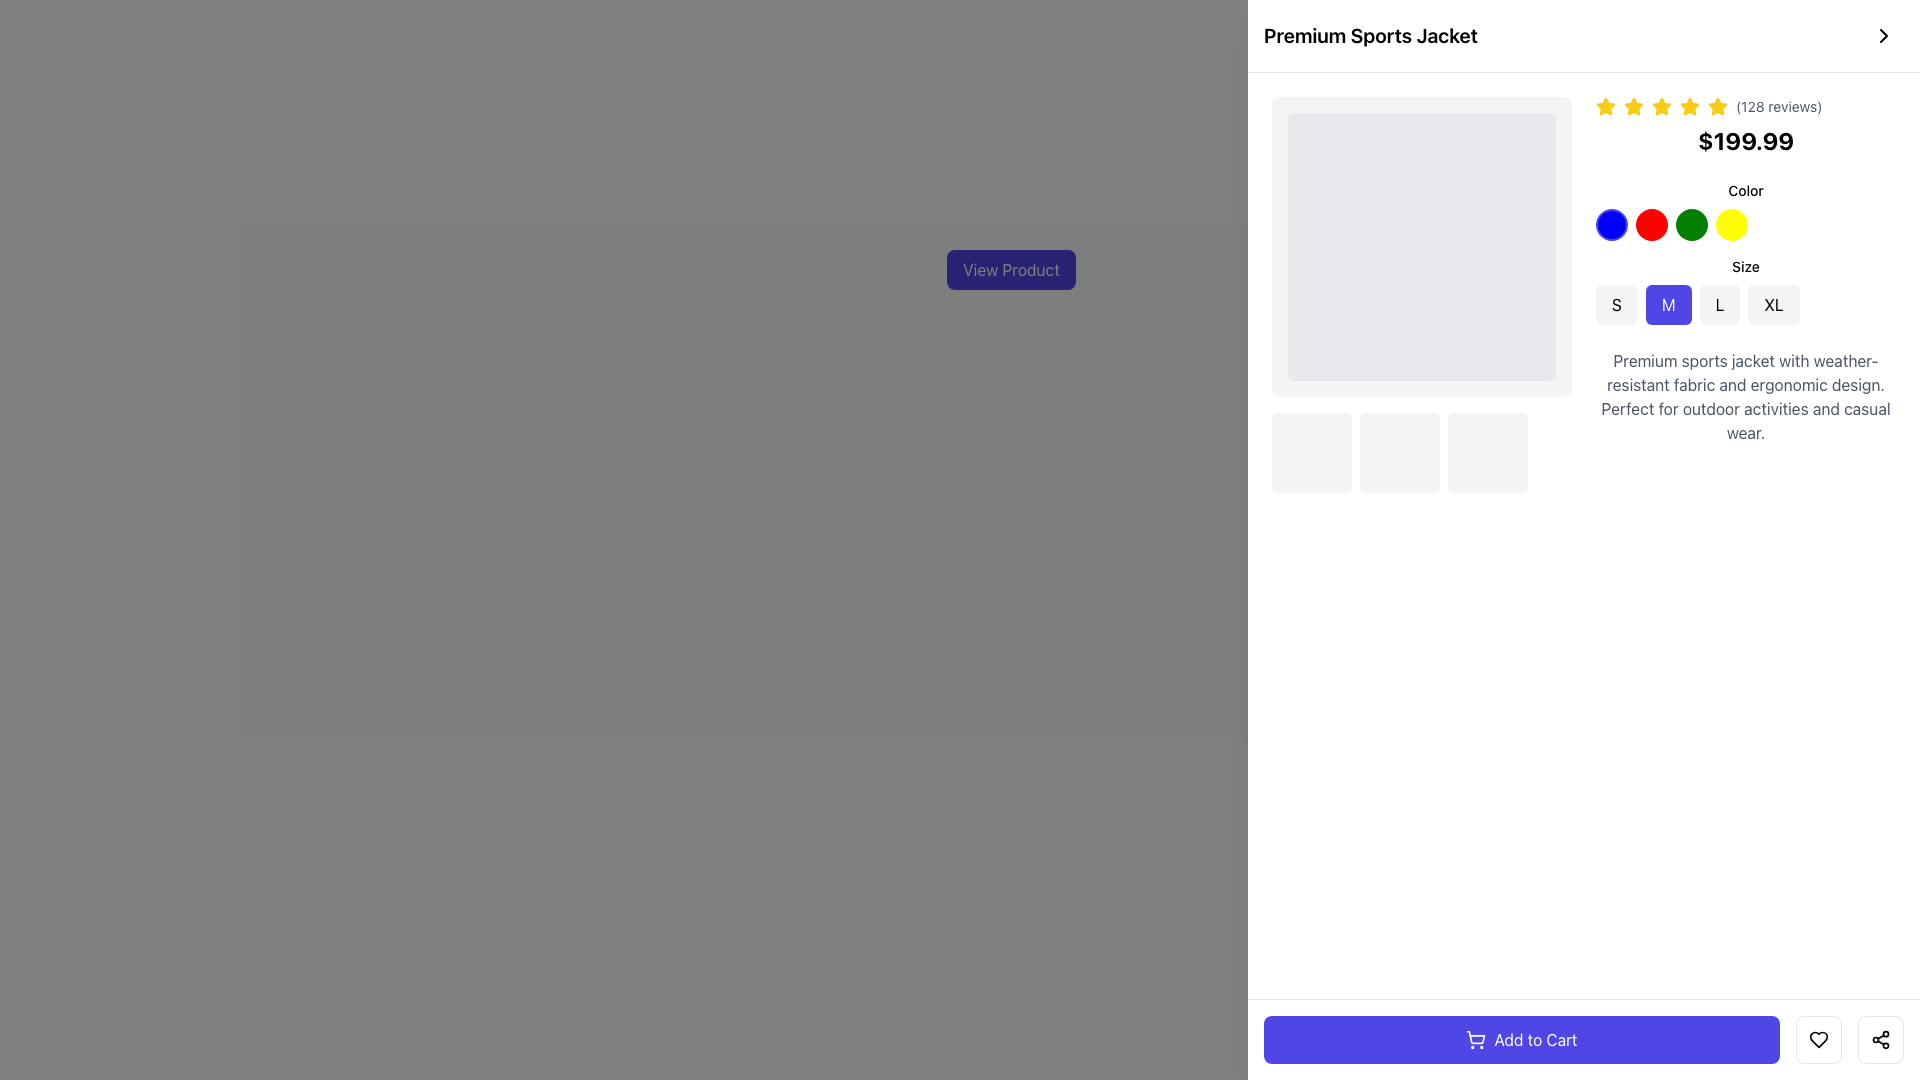 The image size is (1920, 1080). I want to click on the first interactive thumbnail or option box that serves as a selector for a product variant, positioned below the main product image and to the left of the description section, so click(1311, 452).